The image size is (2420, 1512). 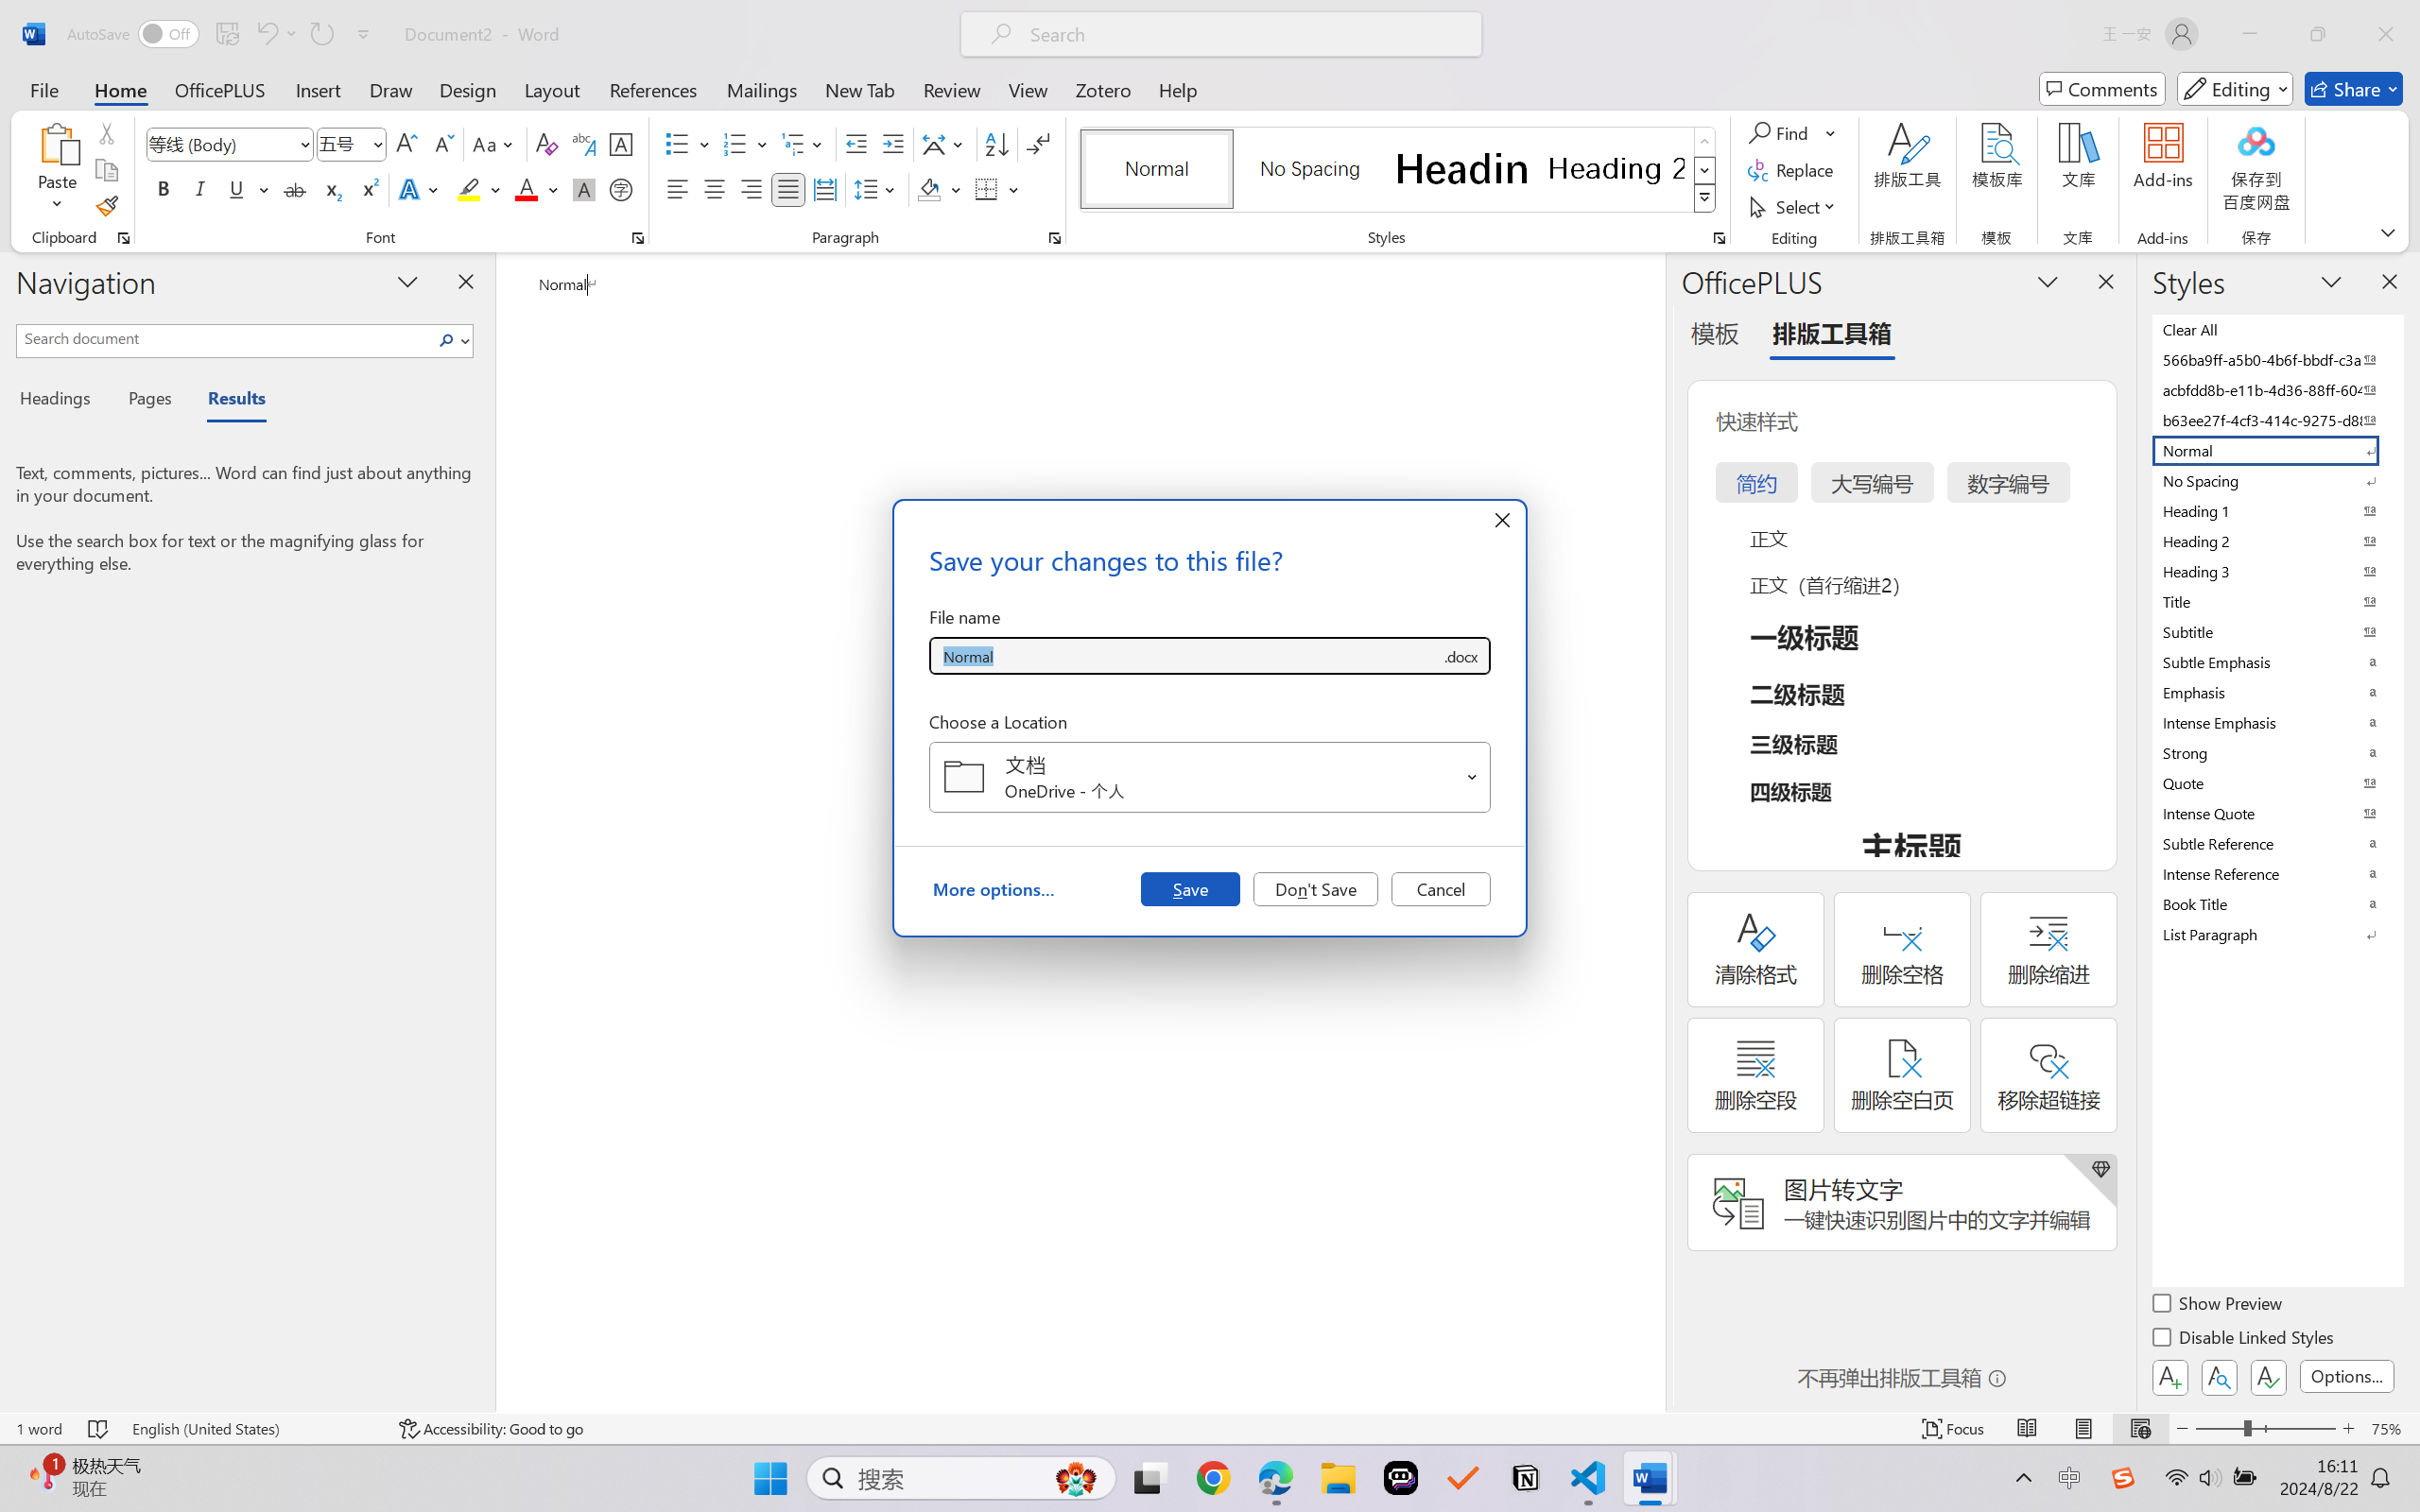 I want to click on 'Word Count 1 word', so click(x=37, y=1428).